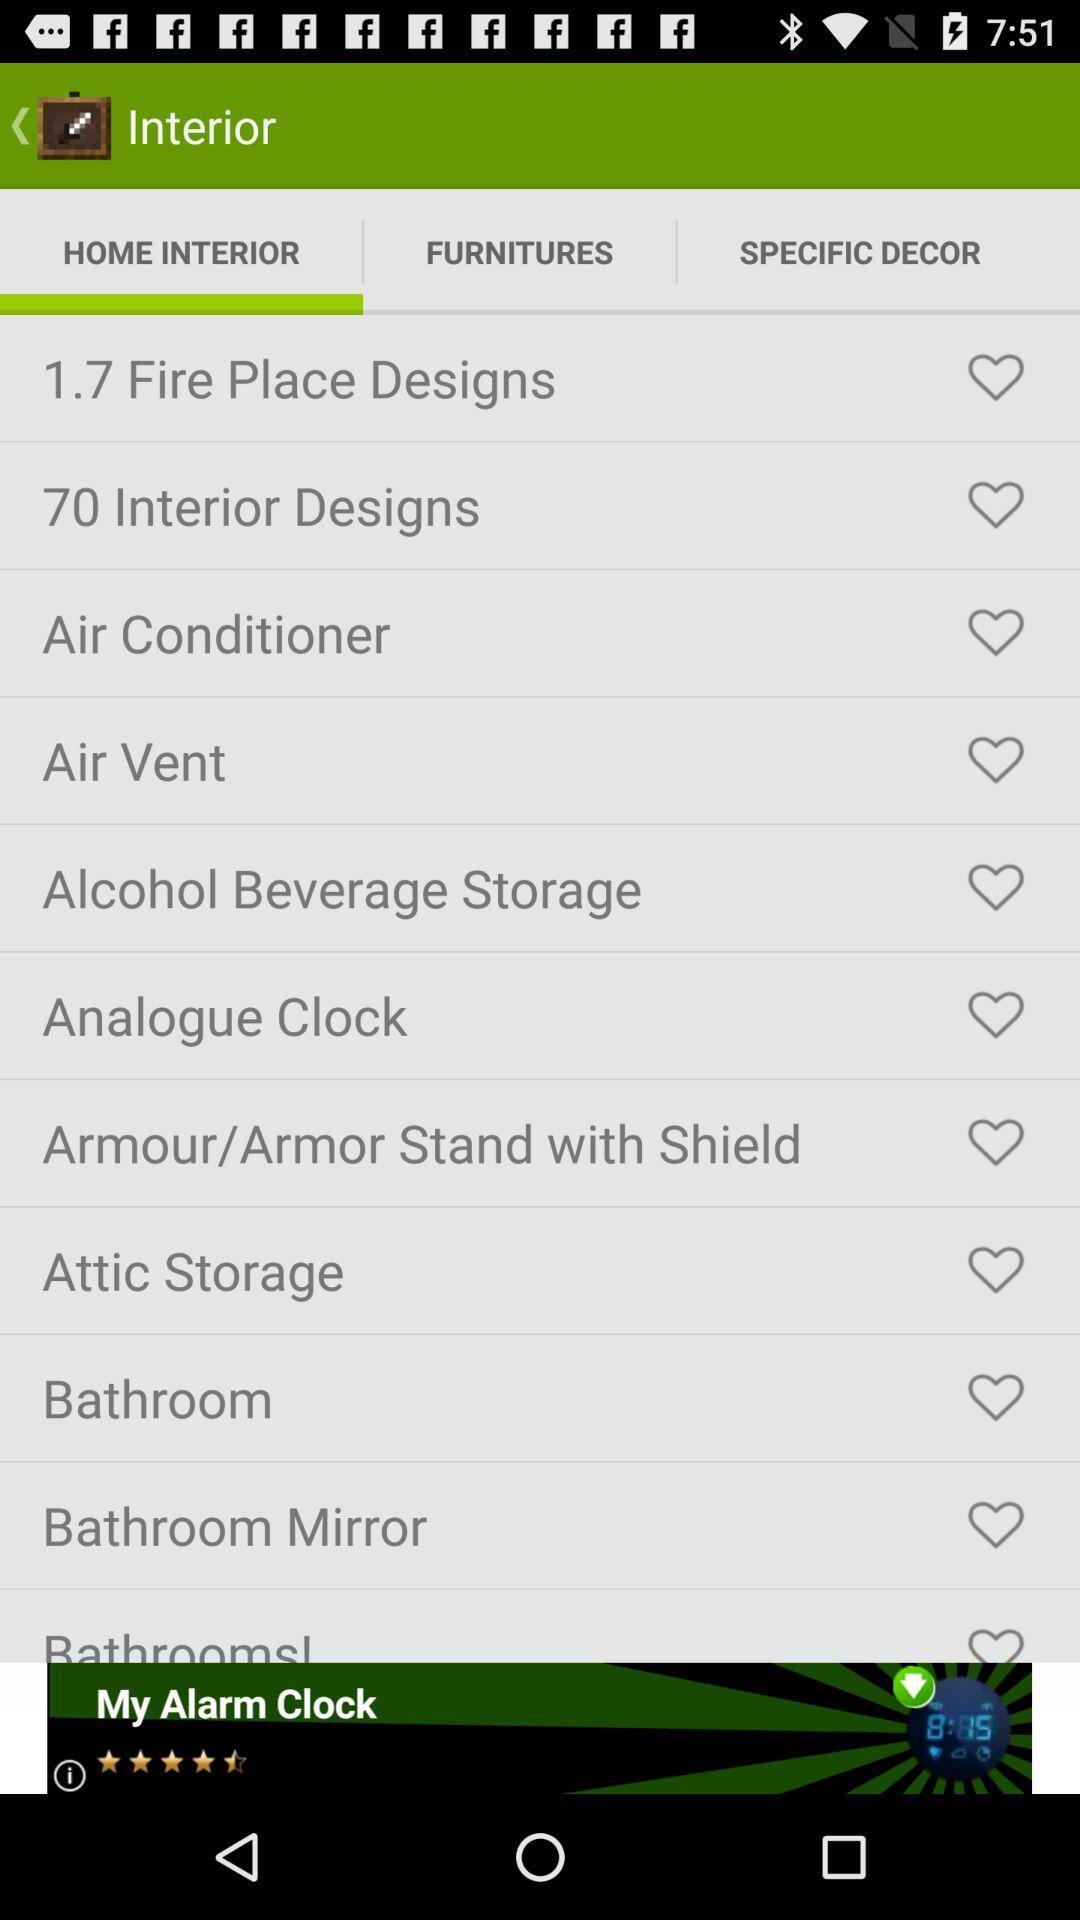 Image resolution: width=1080 pixels, height=1920 pixels. I want to click on to favorite, so click(995, 1269).